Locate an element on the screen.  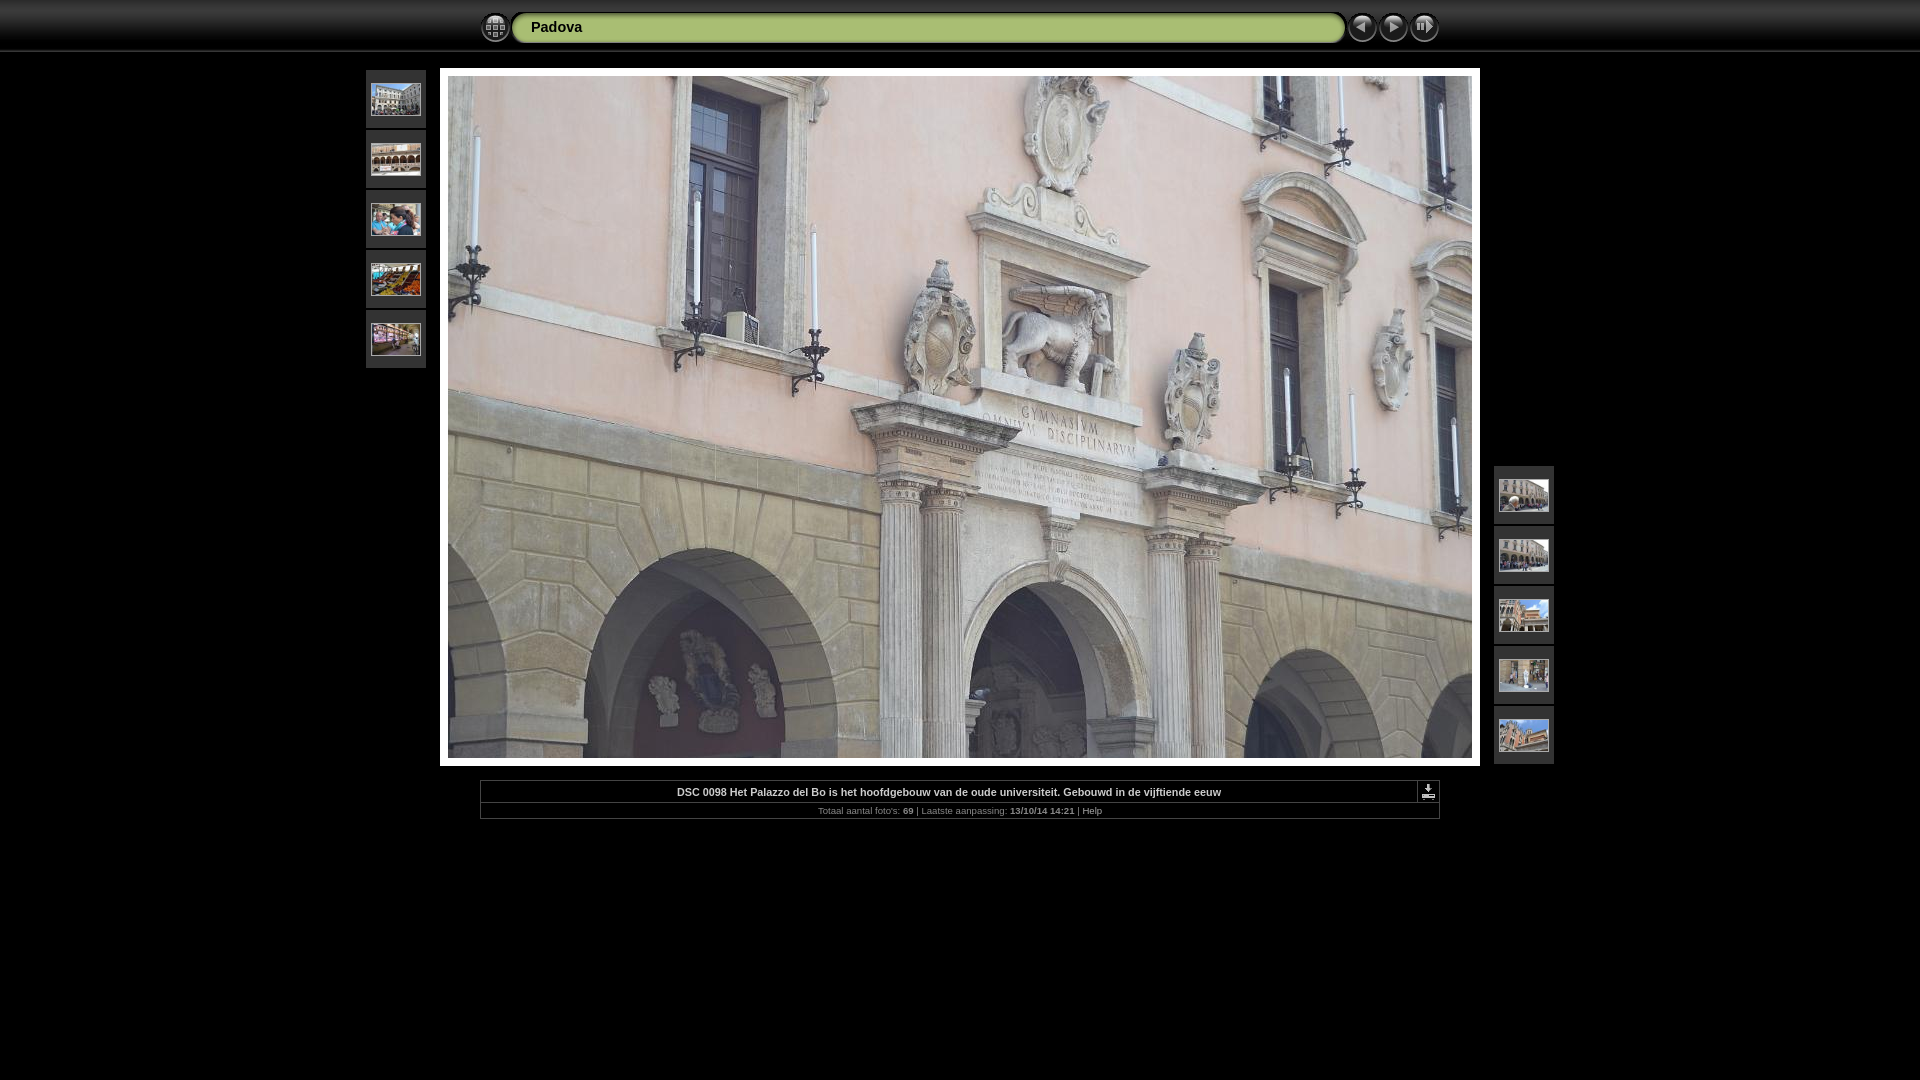
' Index pagina ' is located at coordinates (495, 27).